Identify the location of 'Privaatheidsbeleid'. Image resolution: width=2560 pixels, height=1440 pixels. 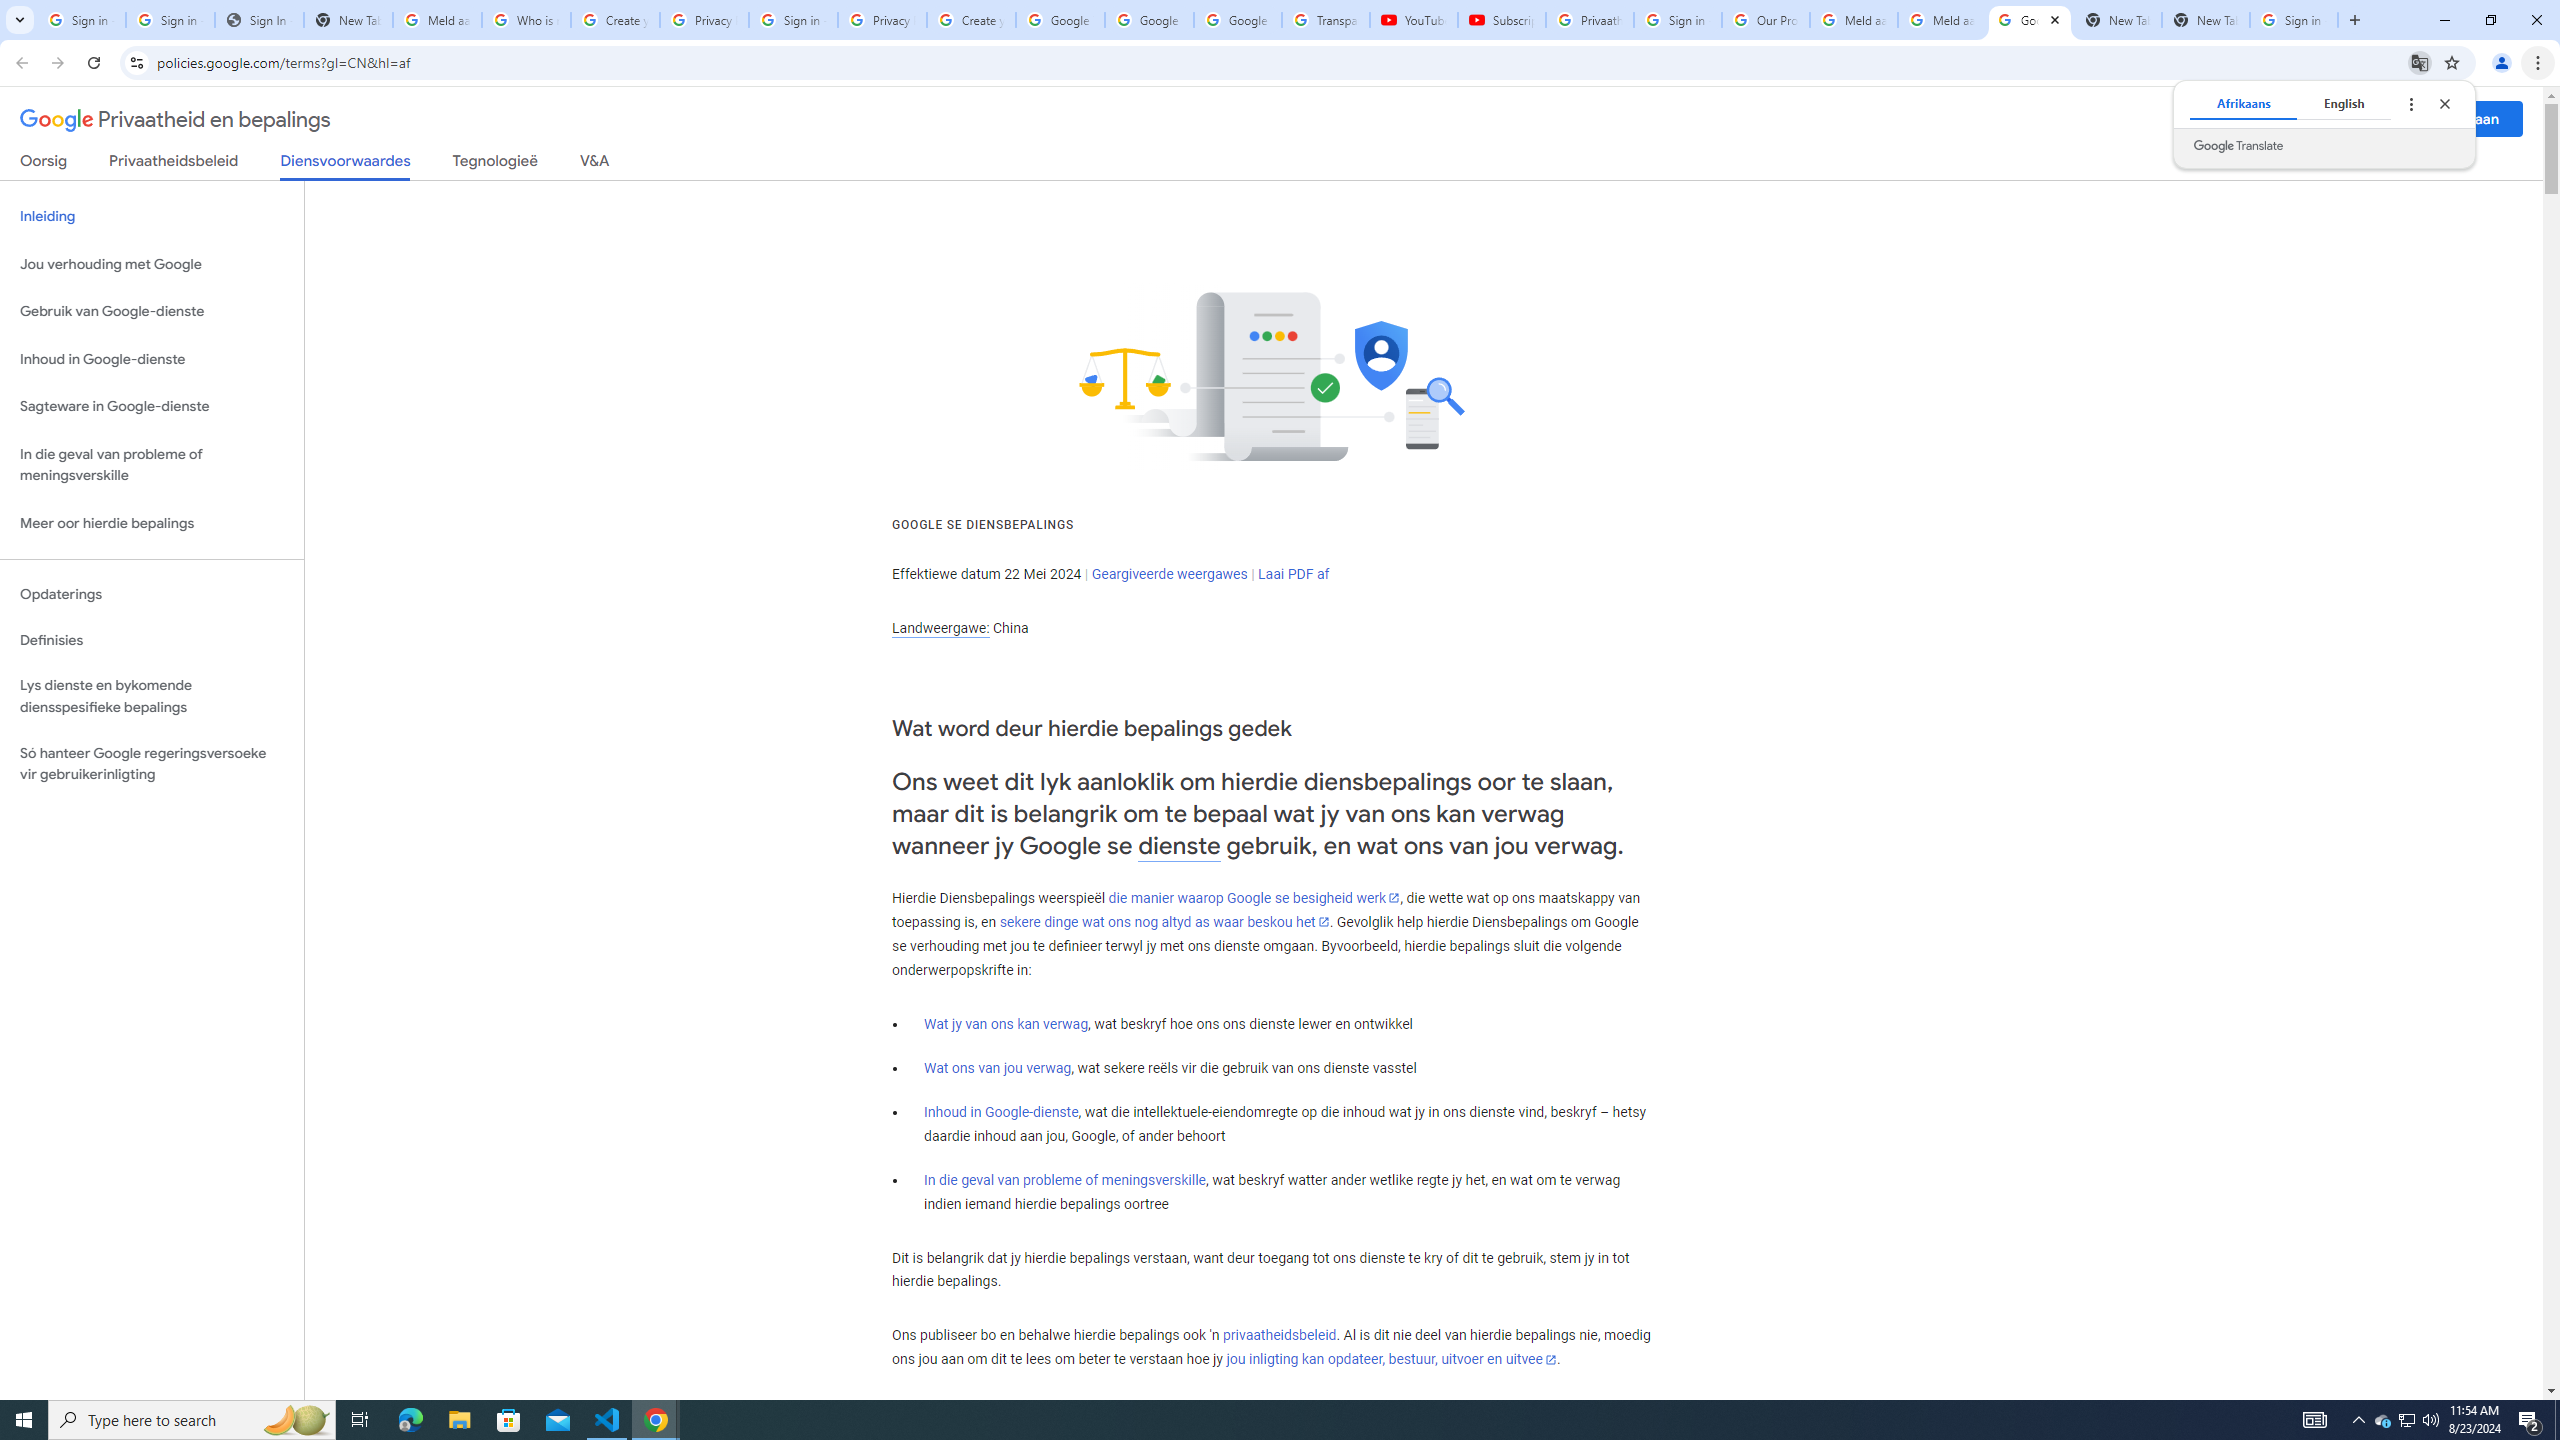
(174, 164).